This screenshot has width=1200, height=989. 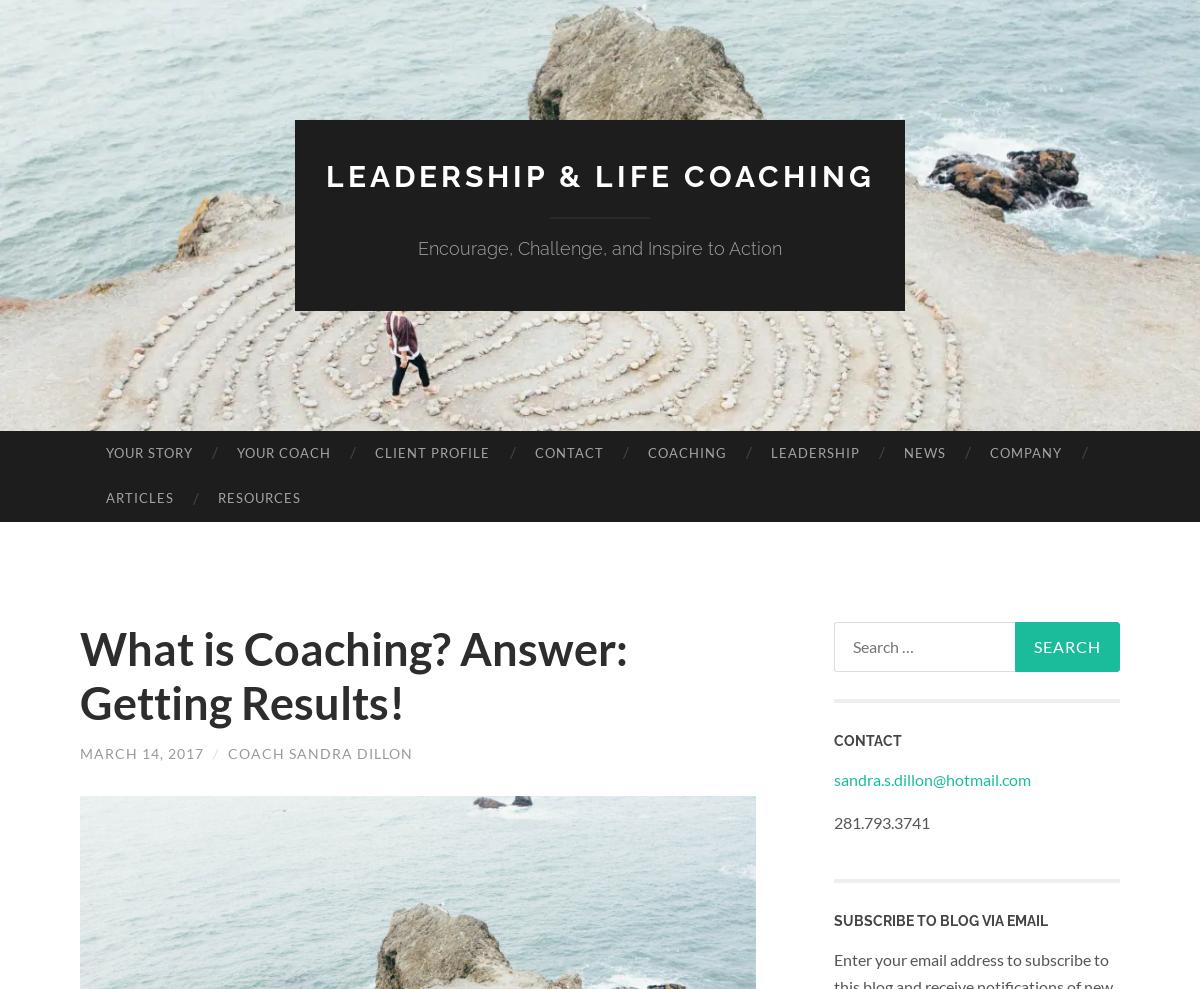 What do you see at coordinates (208, 752) in the screenshot?
I see `'/'` at bounding box center [208, 752].